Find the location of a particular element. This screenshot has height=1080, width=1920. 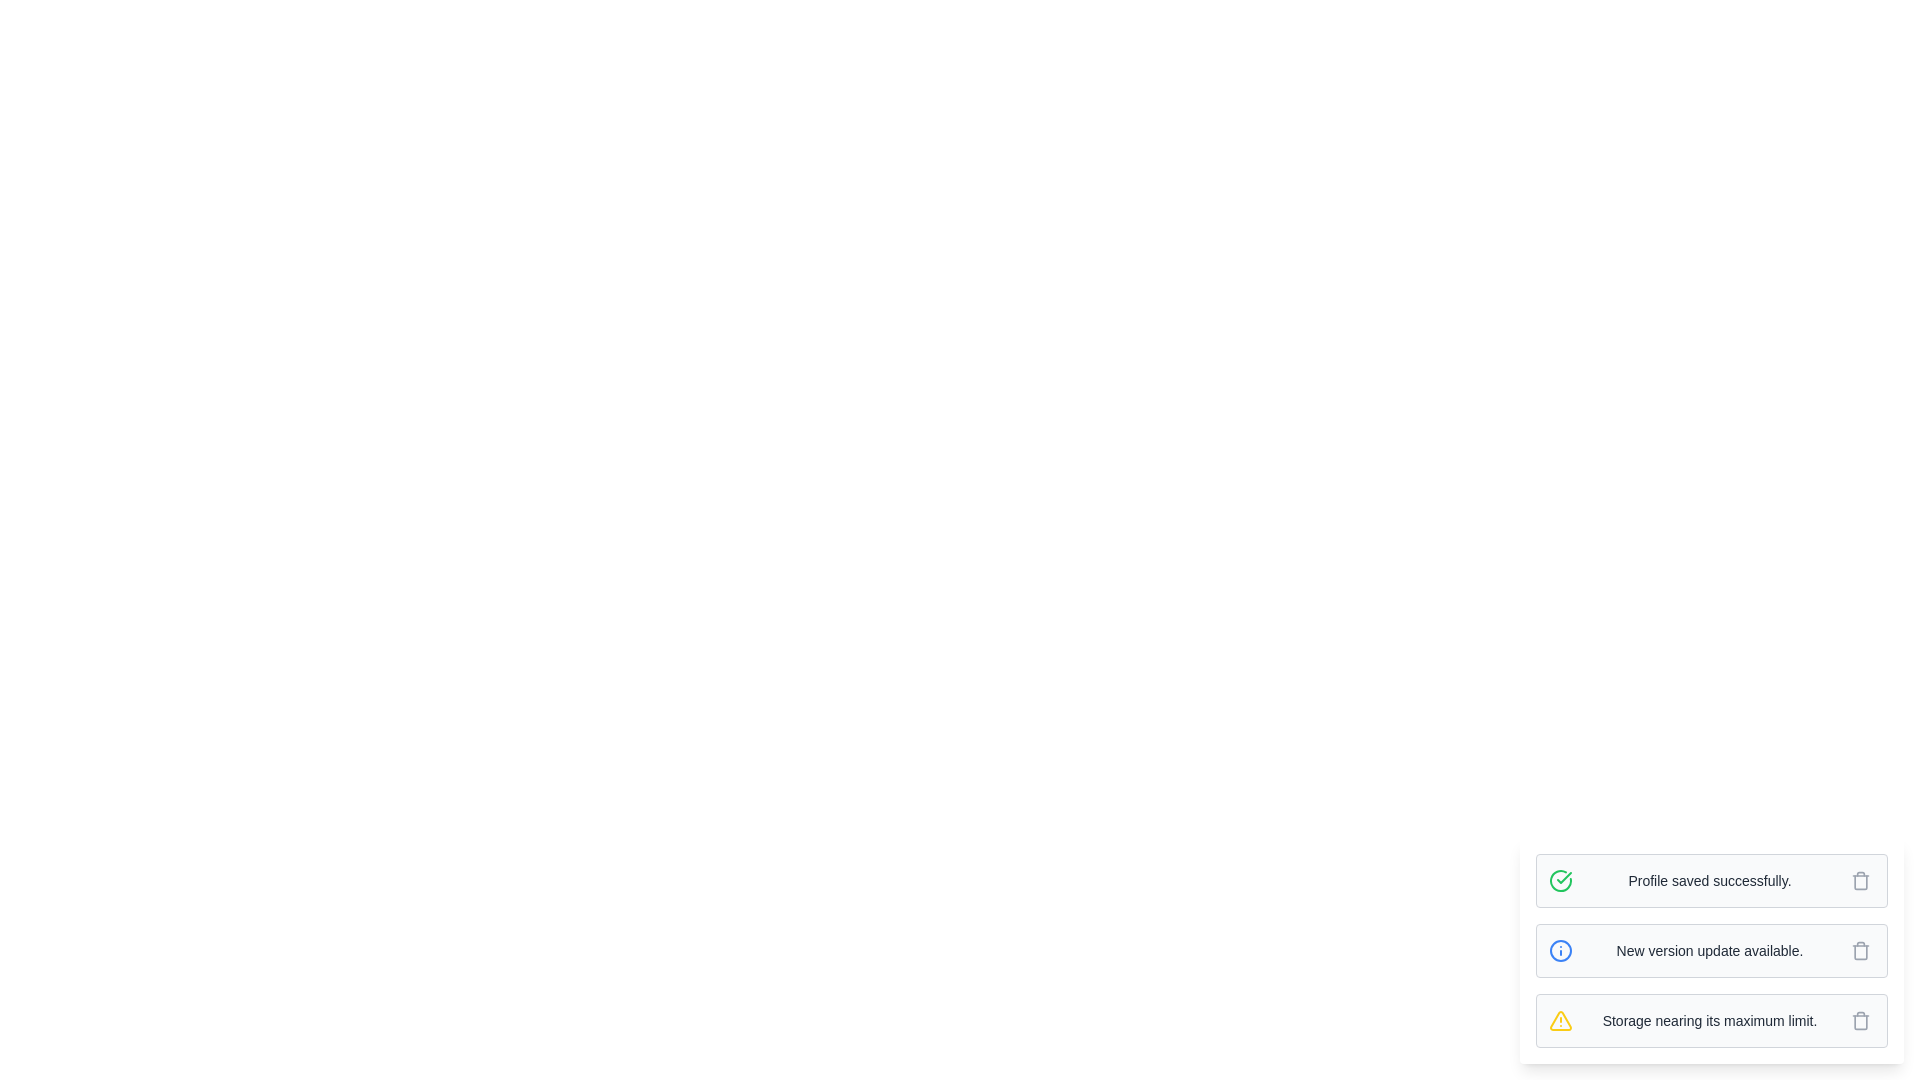

the delete button of the message with text 'Profile saved successfully.' is located at coordinates (1860, 879).